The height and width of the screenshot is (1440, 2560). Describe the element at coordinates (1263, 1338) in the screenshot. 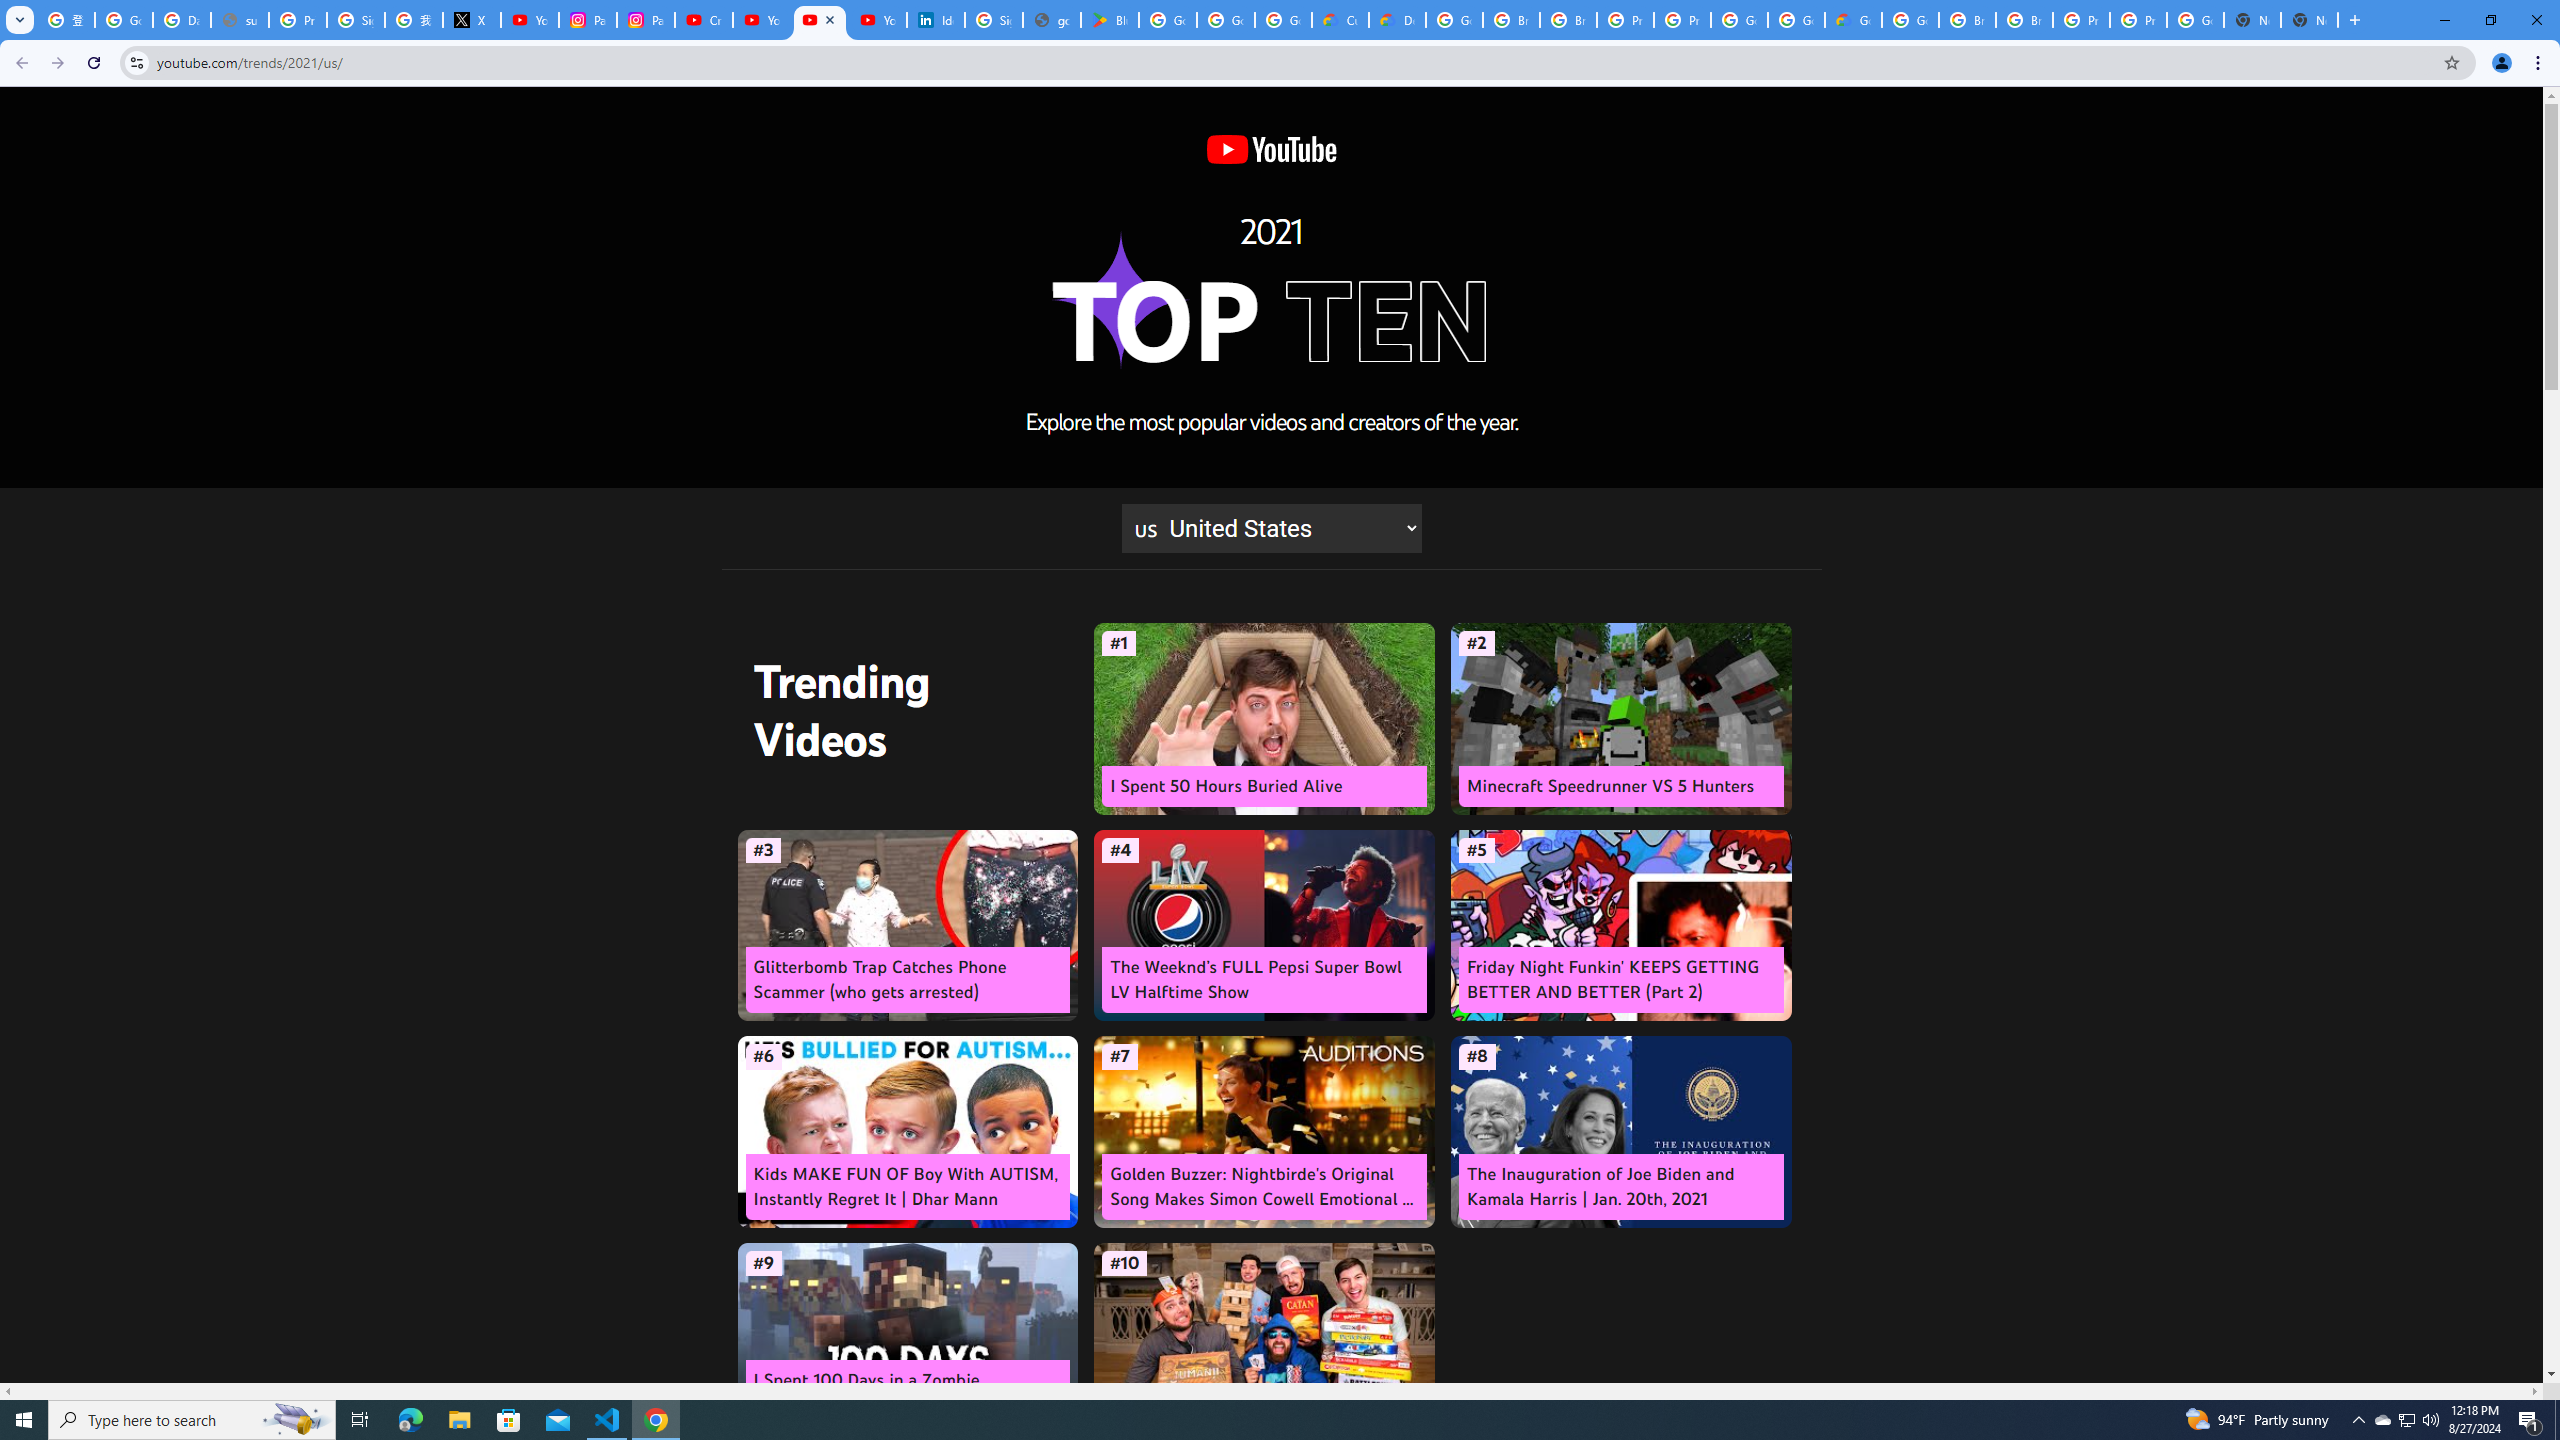

I see `'#10 Game Night Stereotypes'` at that location.